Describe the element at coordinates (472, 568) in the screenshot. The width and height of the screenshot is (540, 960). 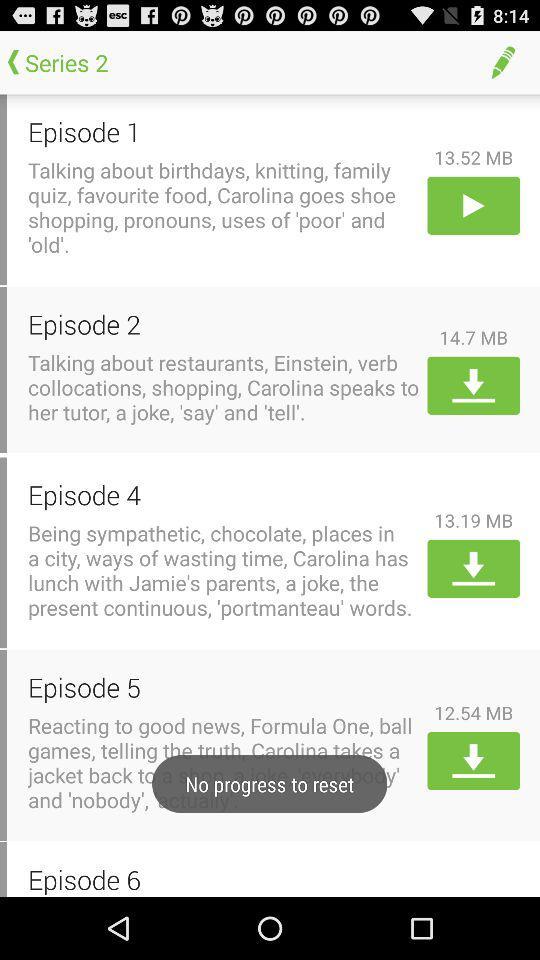
I see `download episode 4` at that location.